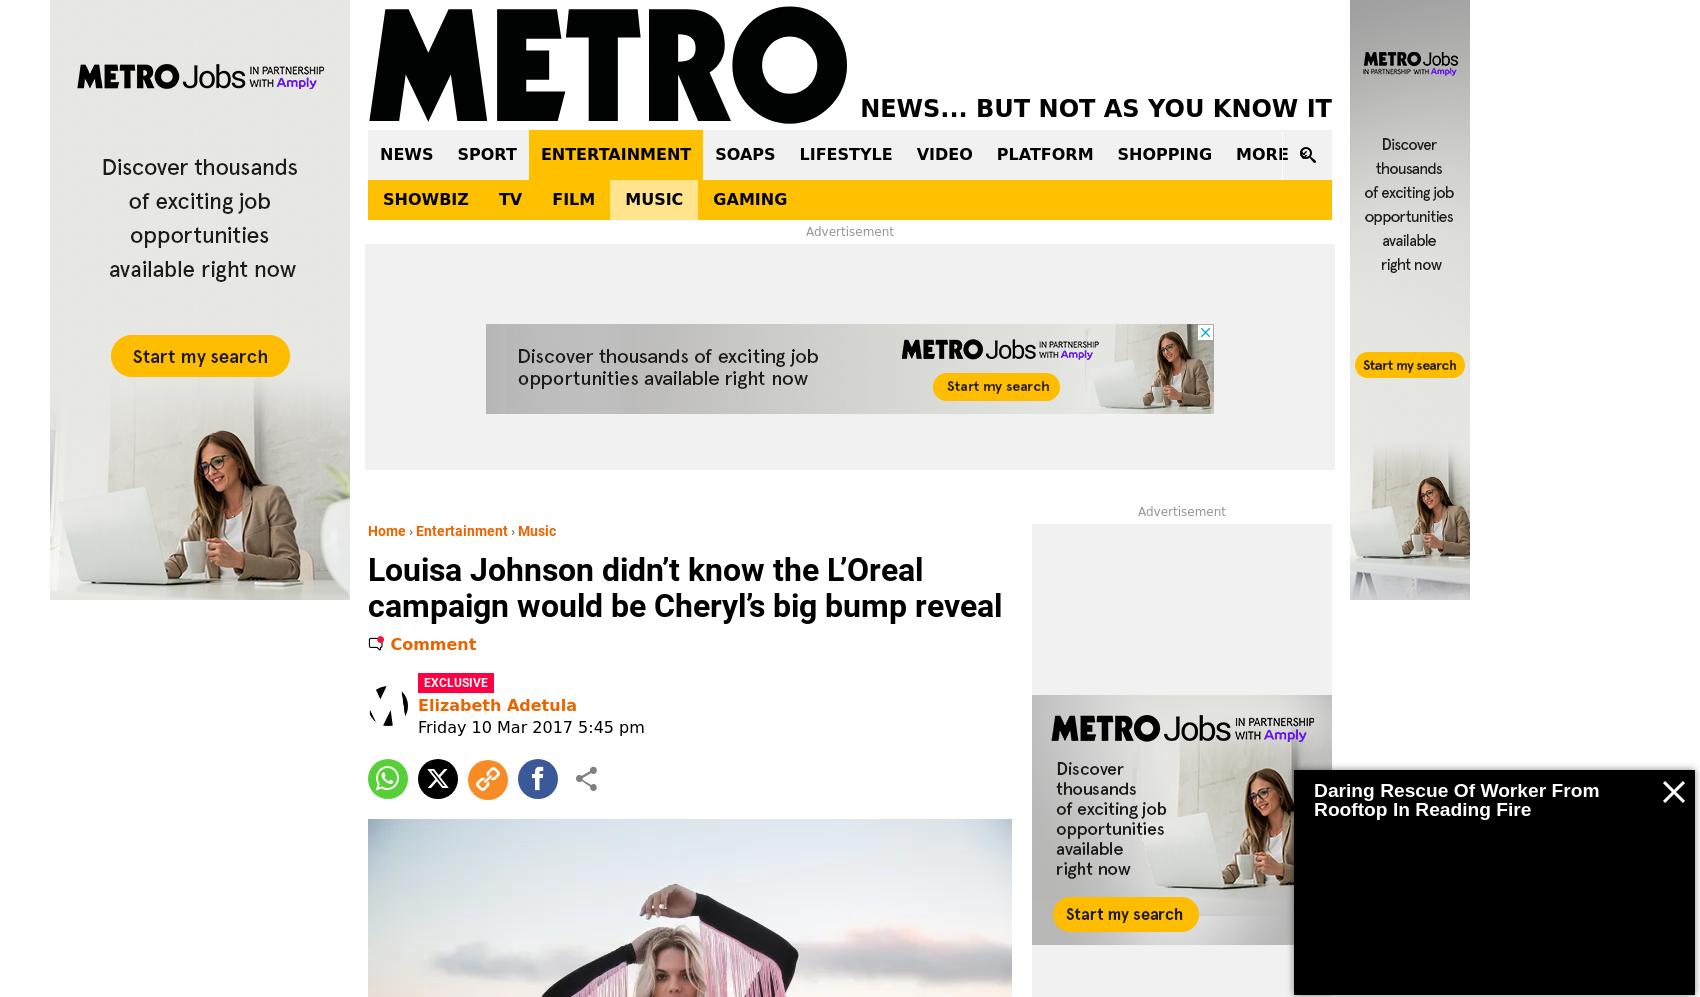 This screenshot has height=997, width=1700. What do you see at coordinates (1164, 153) in the screenshot?
I see `'Shopping'` at bounding box center [1164, 153].